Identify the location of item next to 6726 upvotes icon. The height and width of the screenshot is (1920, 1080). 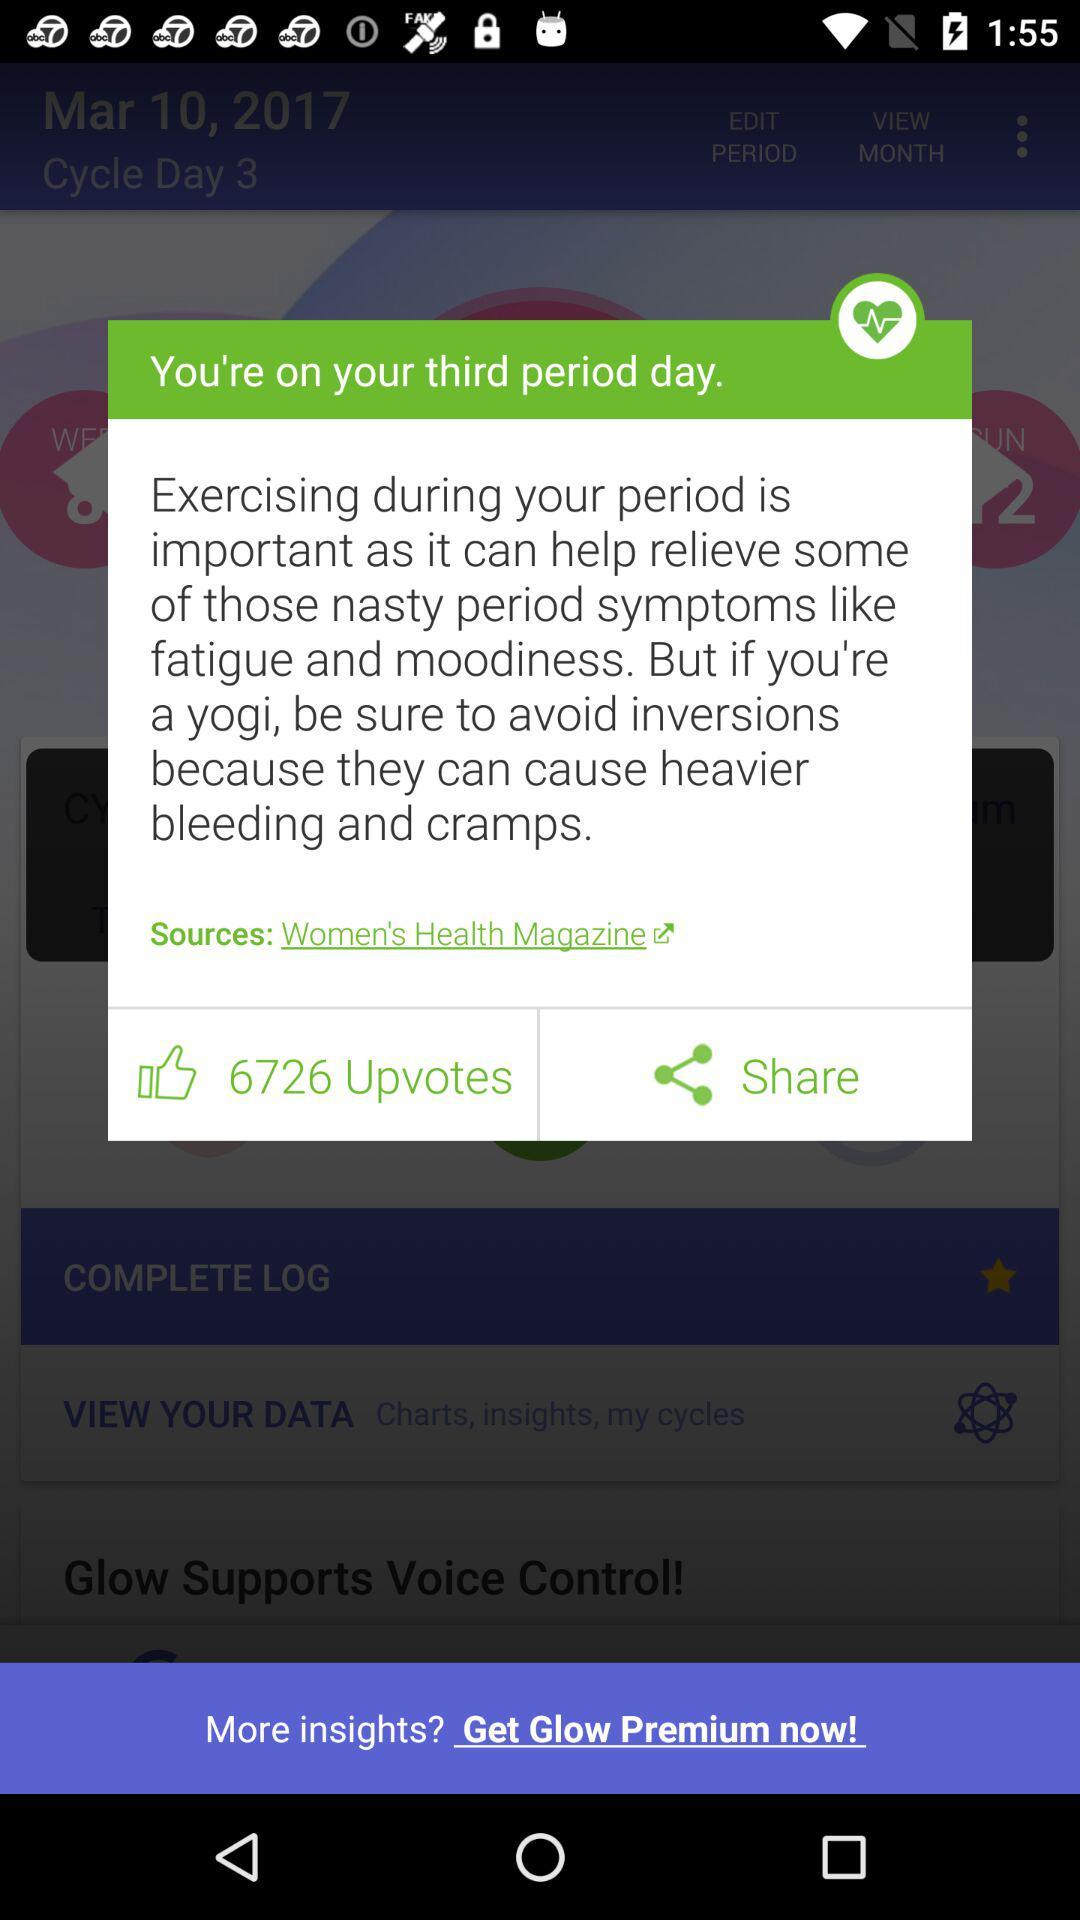
(537, 1074).